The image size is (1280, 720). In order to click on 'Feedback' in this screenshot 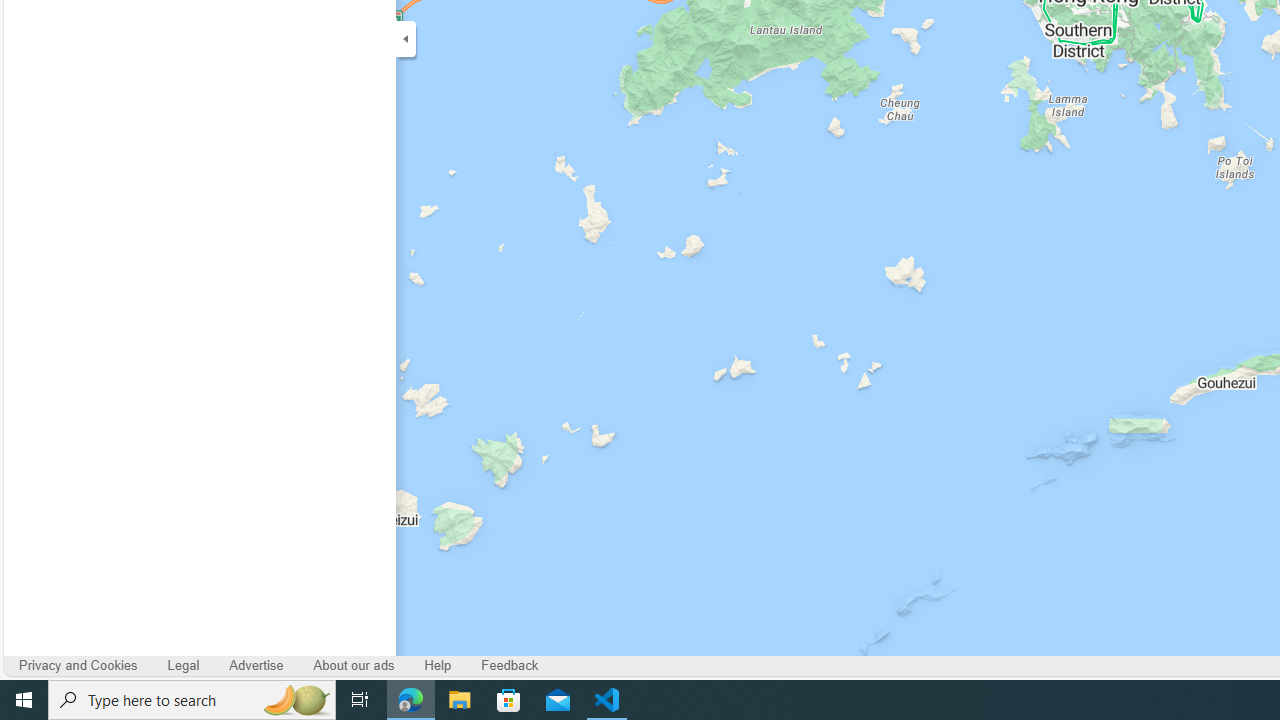, I will do `click(510, 666)`.